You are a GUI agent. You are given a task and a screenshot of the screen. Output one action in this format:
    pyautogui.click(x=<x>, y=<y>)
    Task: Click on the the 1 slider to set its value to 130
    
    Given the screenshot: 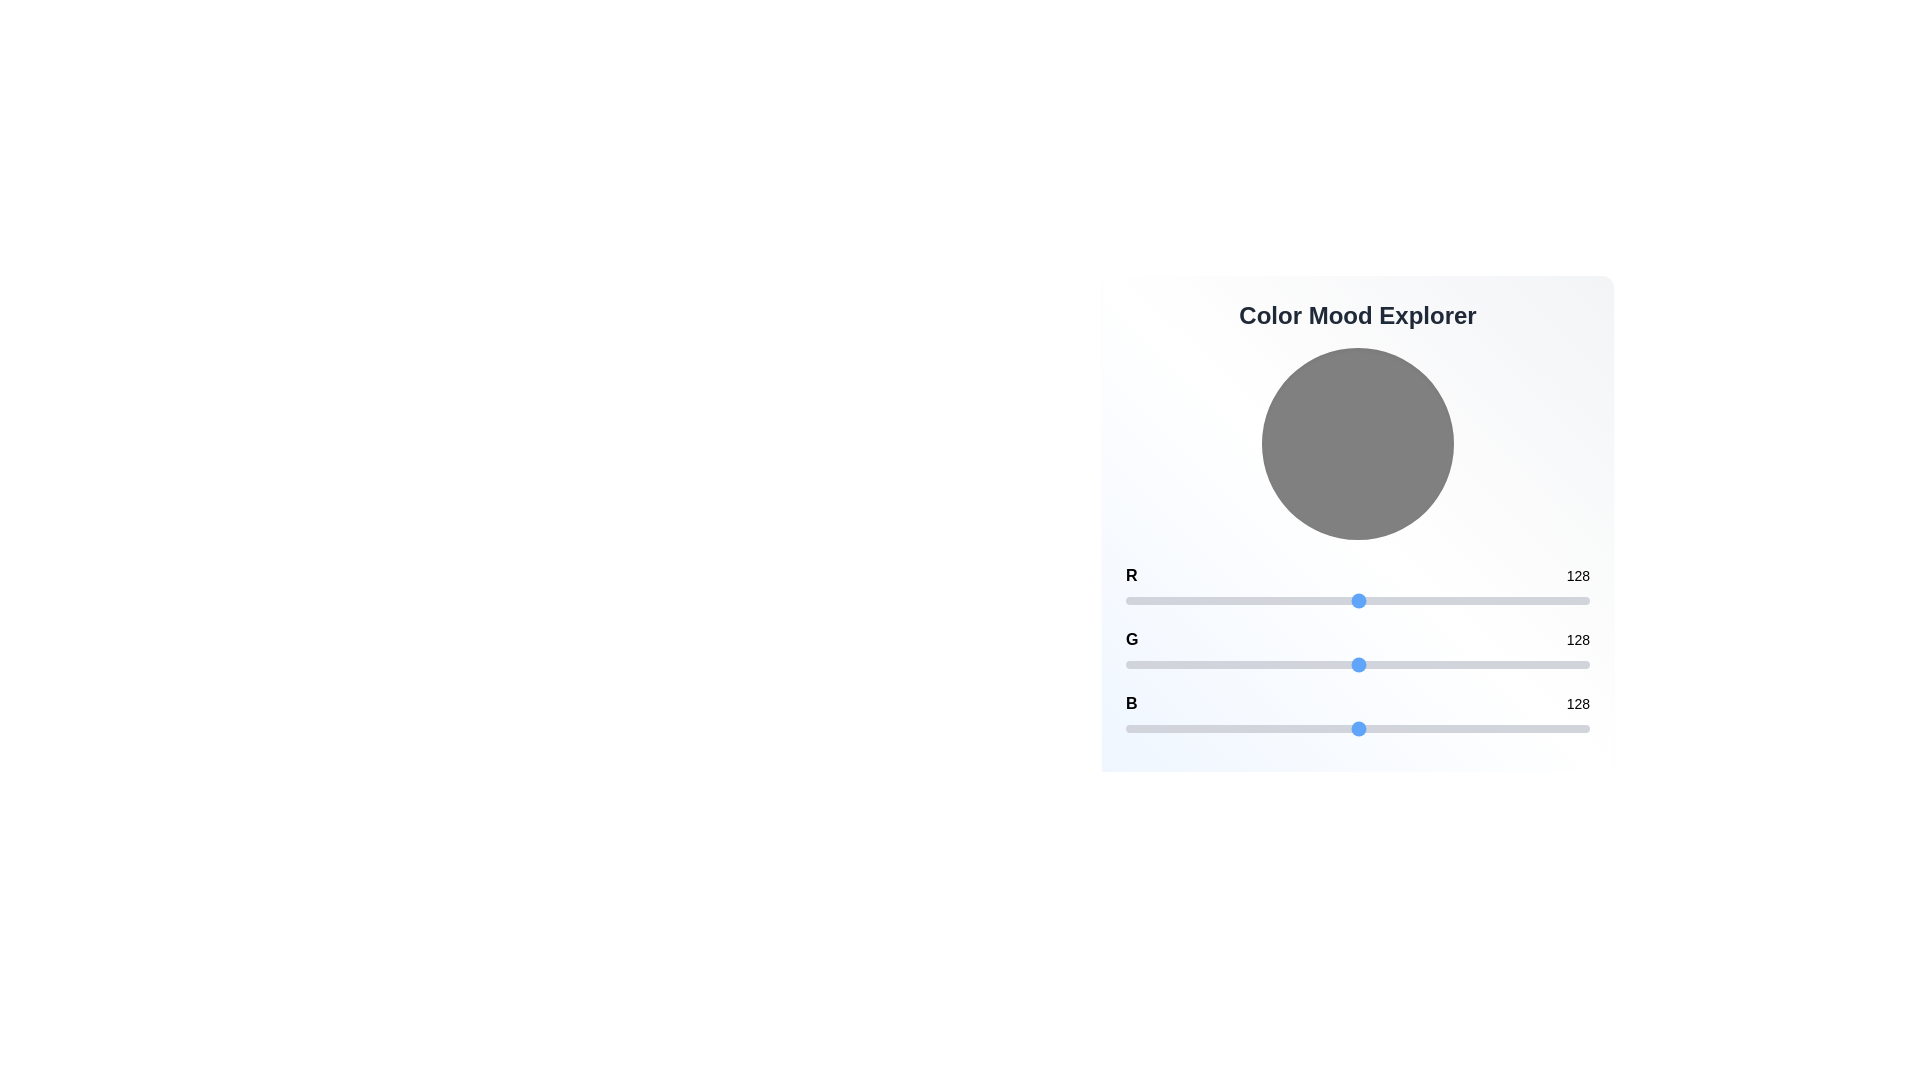 What is the action you would take?
    pyautogui.click(x=1361, y=664)
    